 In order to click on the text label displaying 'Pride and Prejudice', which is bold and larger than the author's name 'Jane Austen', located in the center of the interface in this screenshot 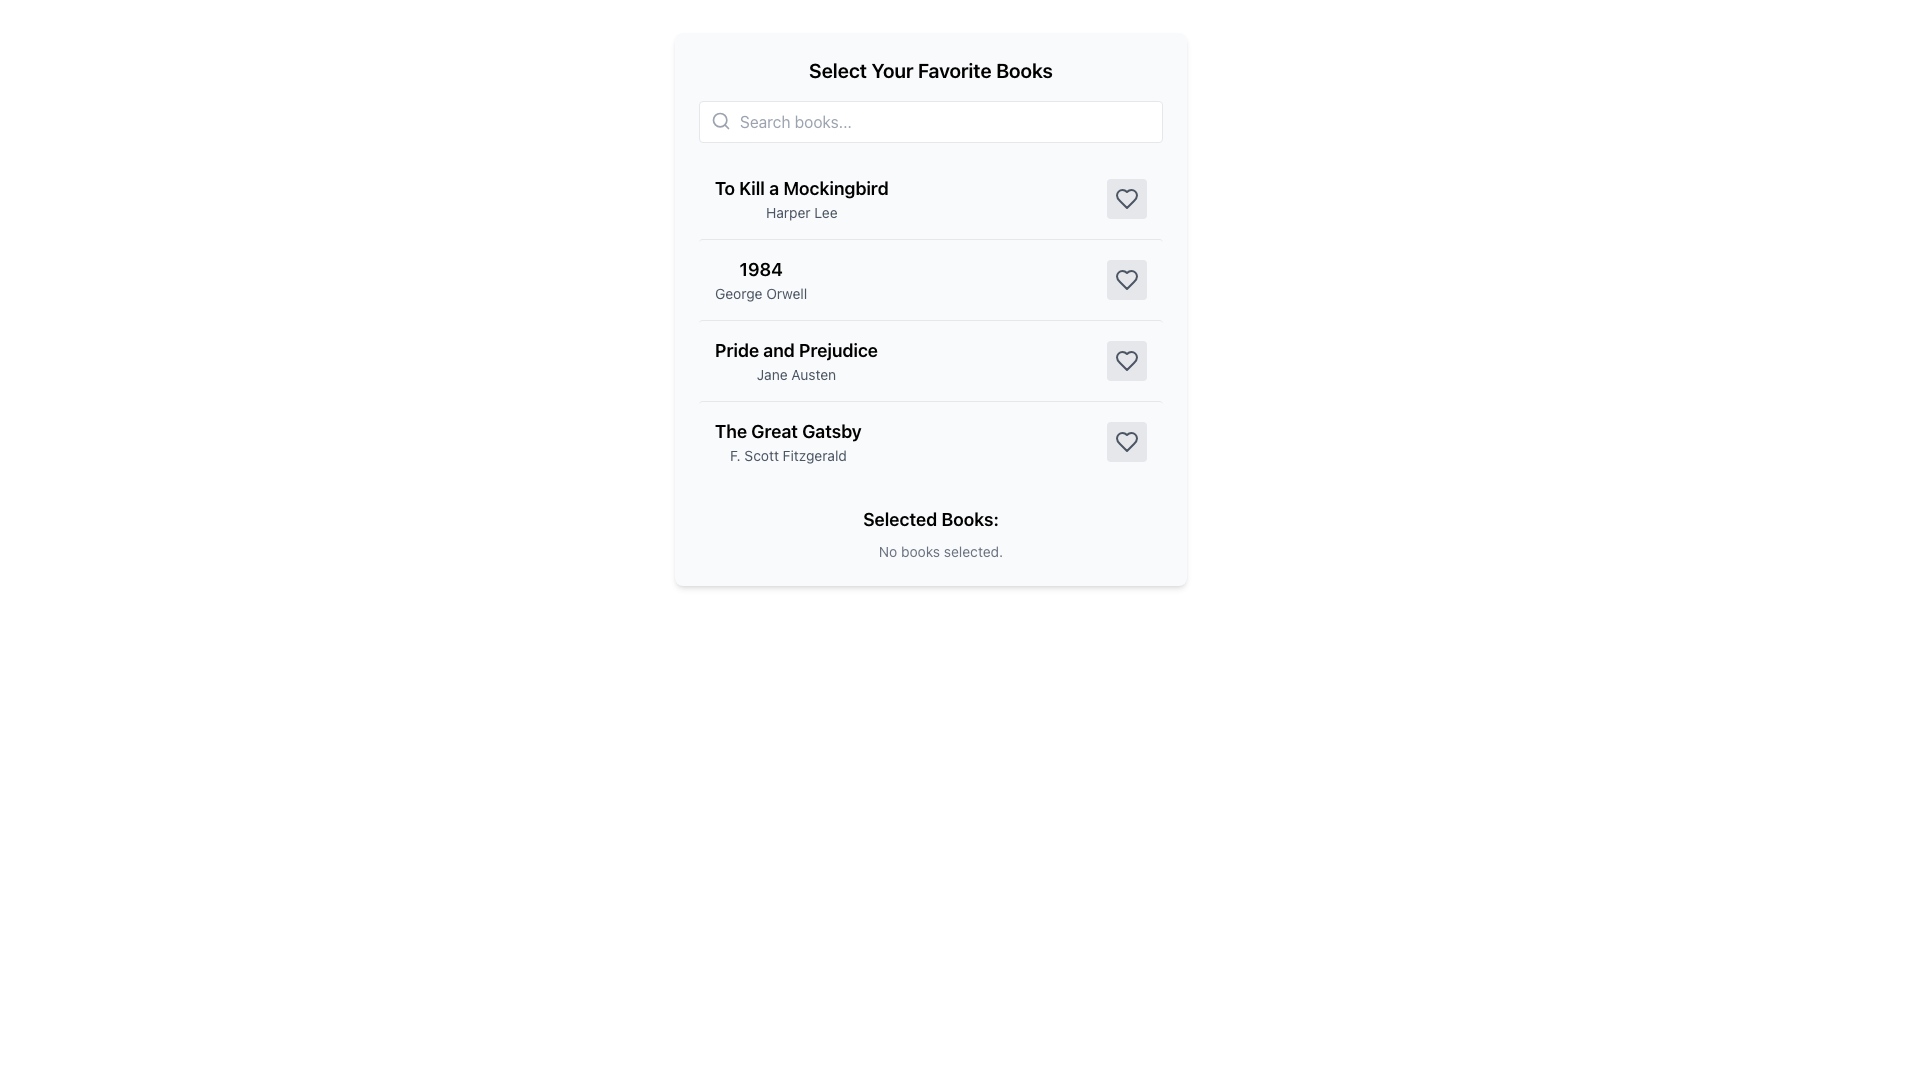, I will do `click(795, 350)`.